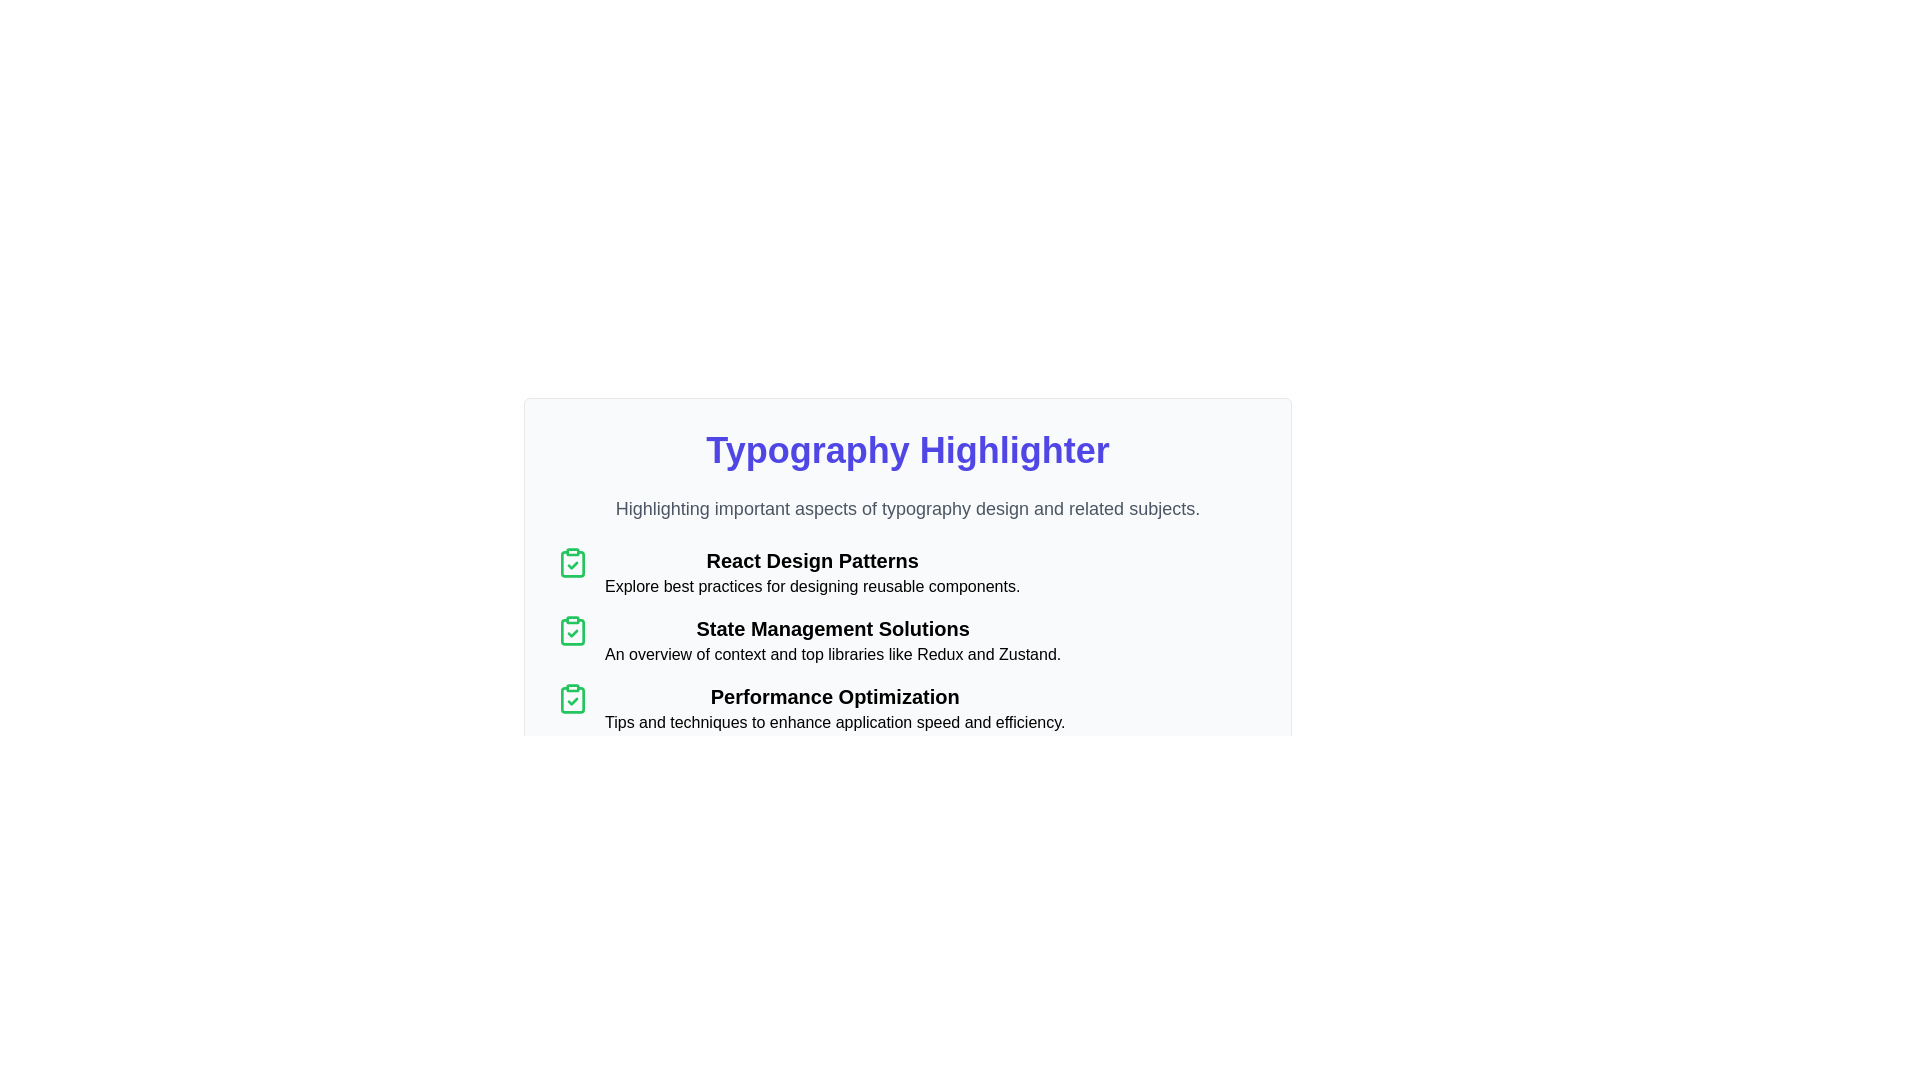 The height and width of the screenshot is (1080, 1920). What do you see at coordinates (812, 585) in the screenshot?
I see `the informational text that says 'Explore best practices for designing reusable components.' which is located directly below the bold title 'React Design Patterns'` at bounding box center [812, 585].